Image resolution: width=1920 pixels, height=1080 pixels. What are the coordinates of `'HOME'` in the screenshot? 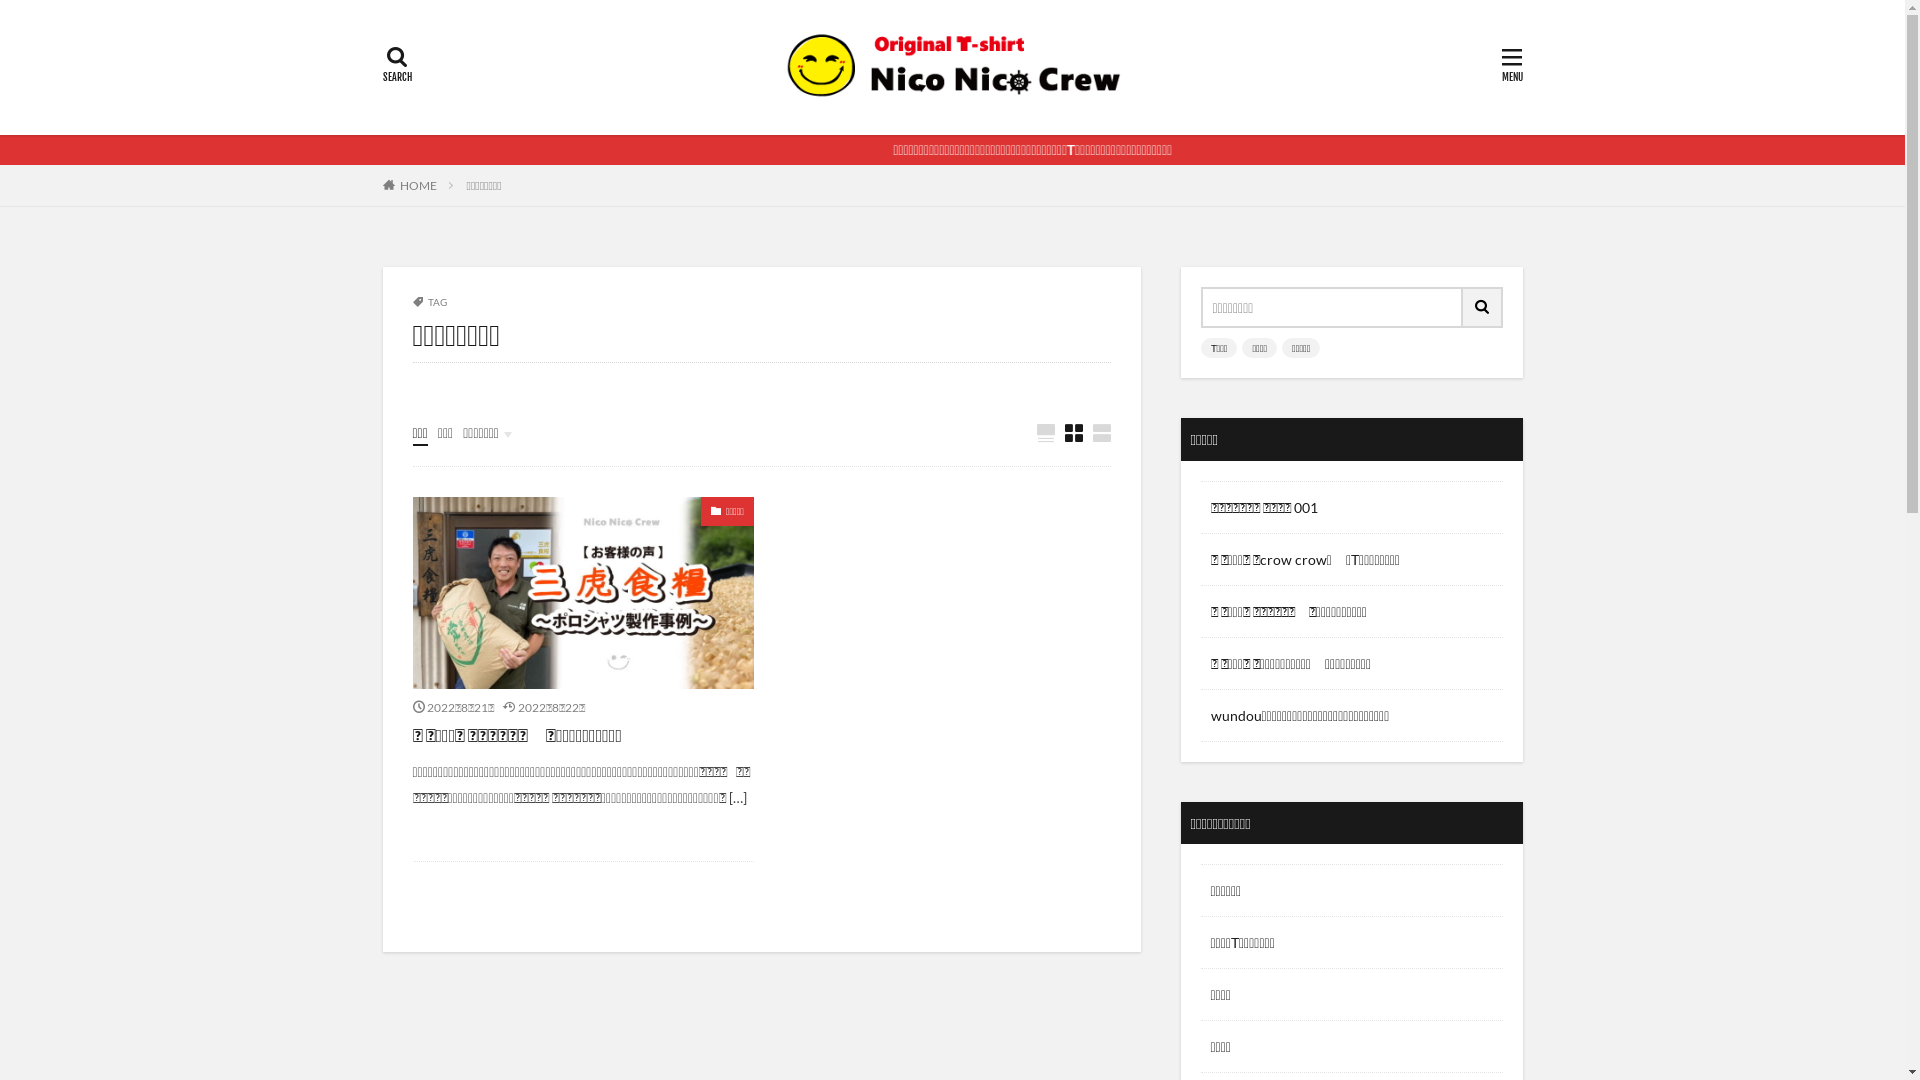 It's located at (399, 185).